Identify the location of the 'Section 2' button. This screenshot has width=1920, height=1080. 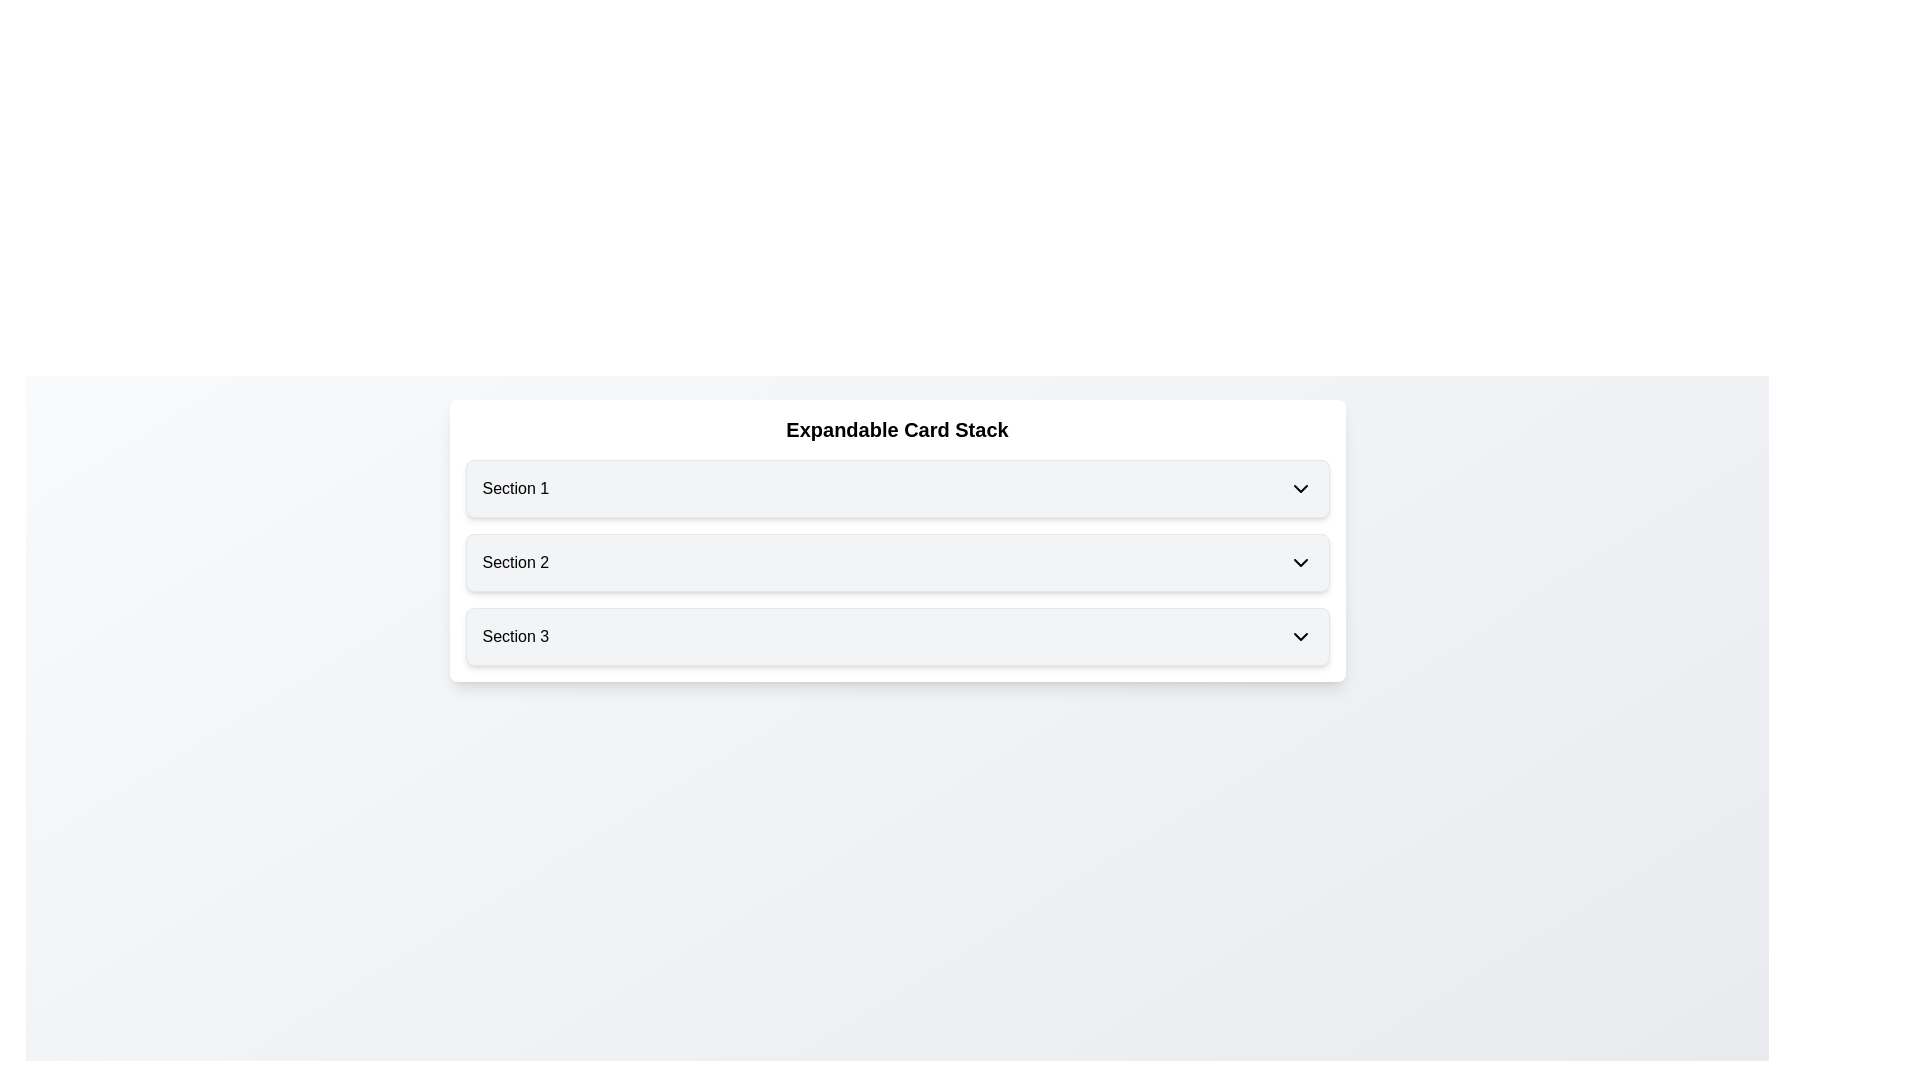
(896, 563).